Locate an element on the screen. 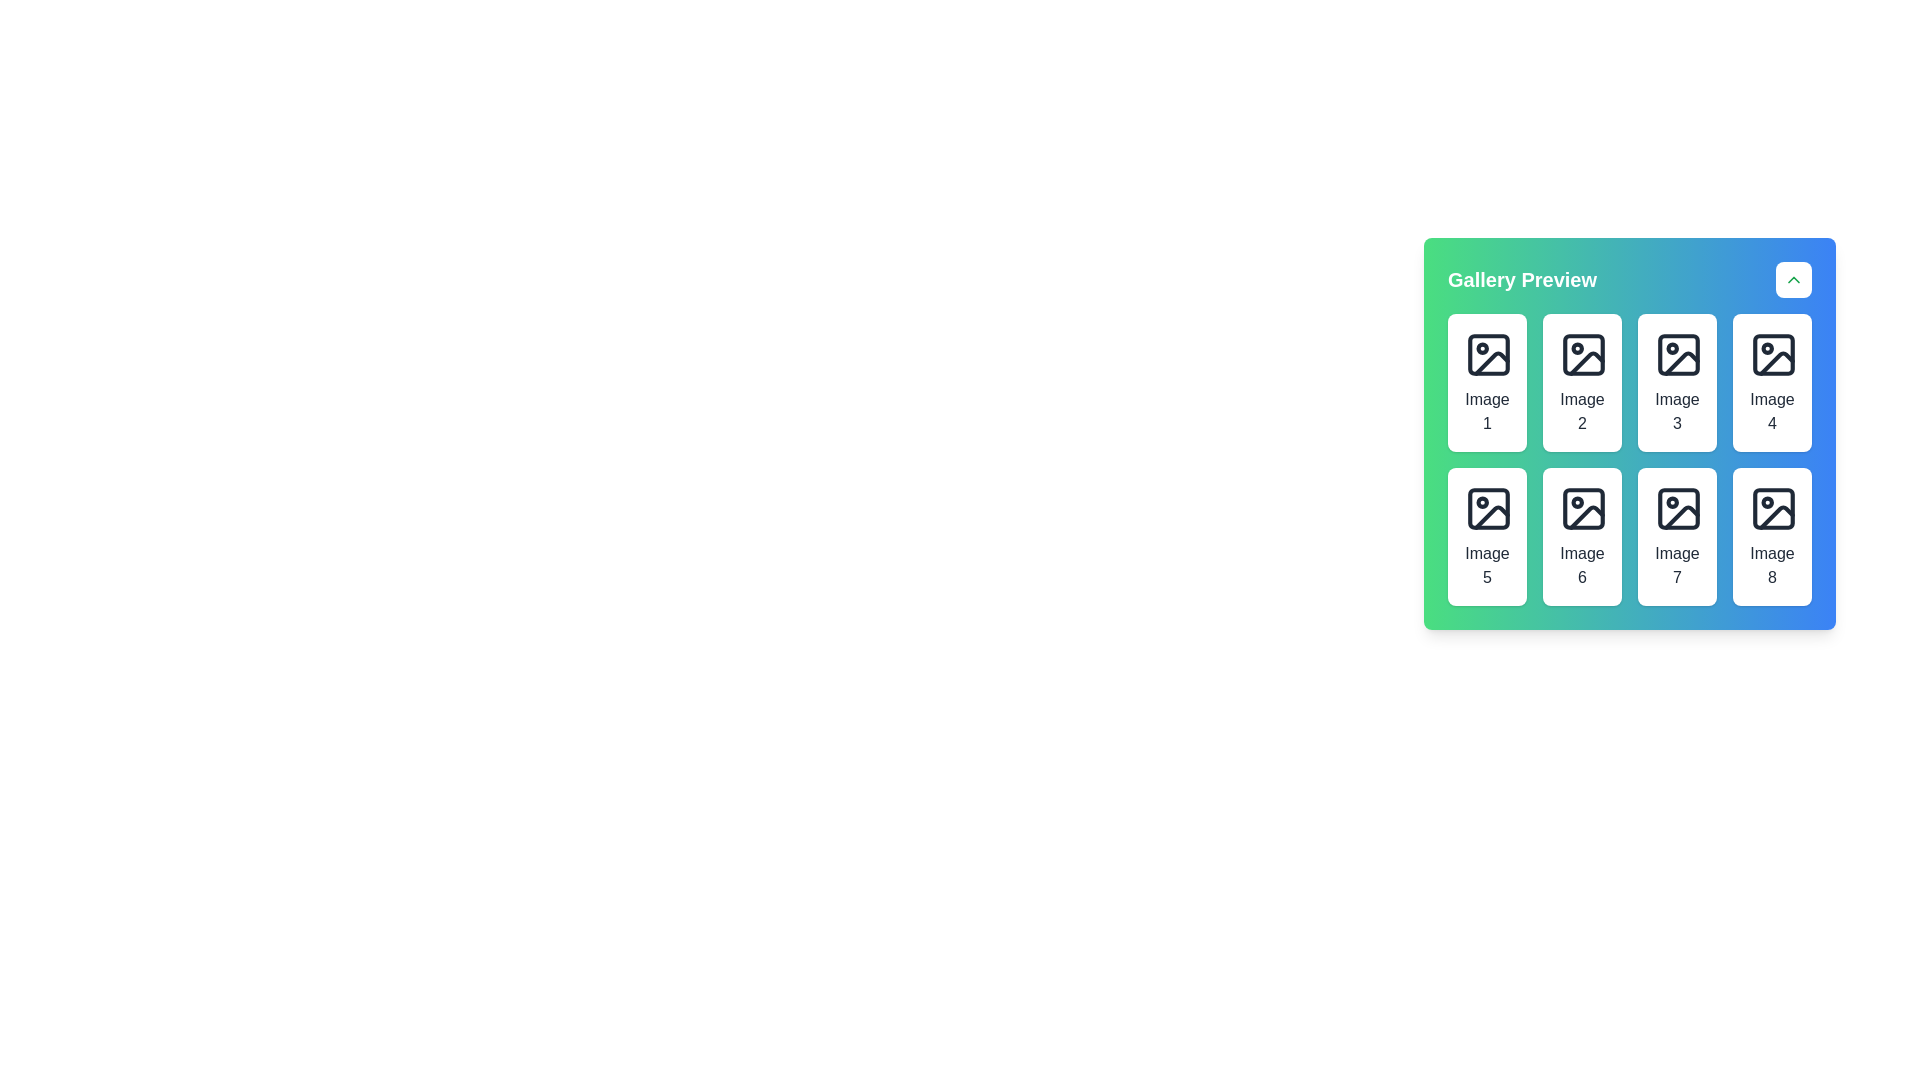  the Static text label displaying 'Image 3', which is located in the third card of a grid layout, directly below the image icon is located at coordinates (1677, 411).